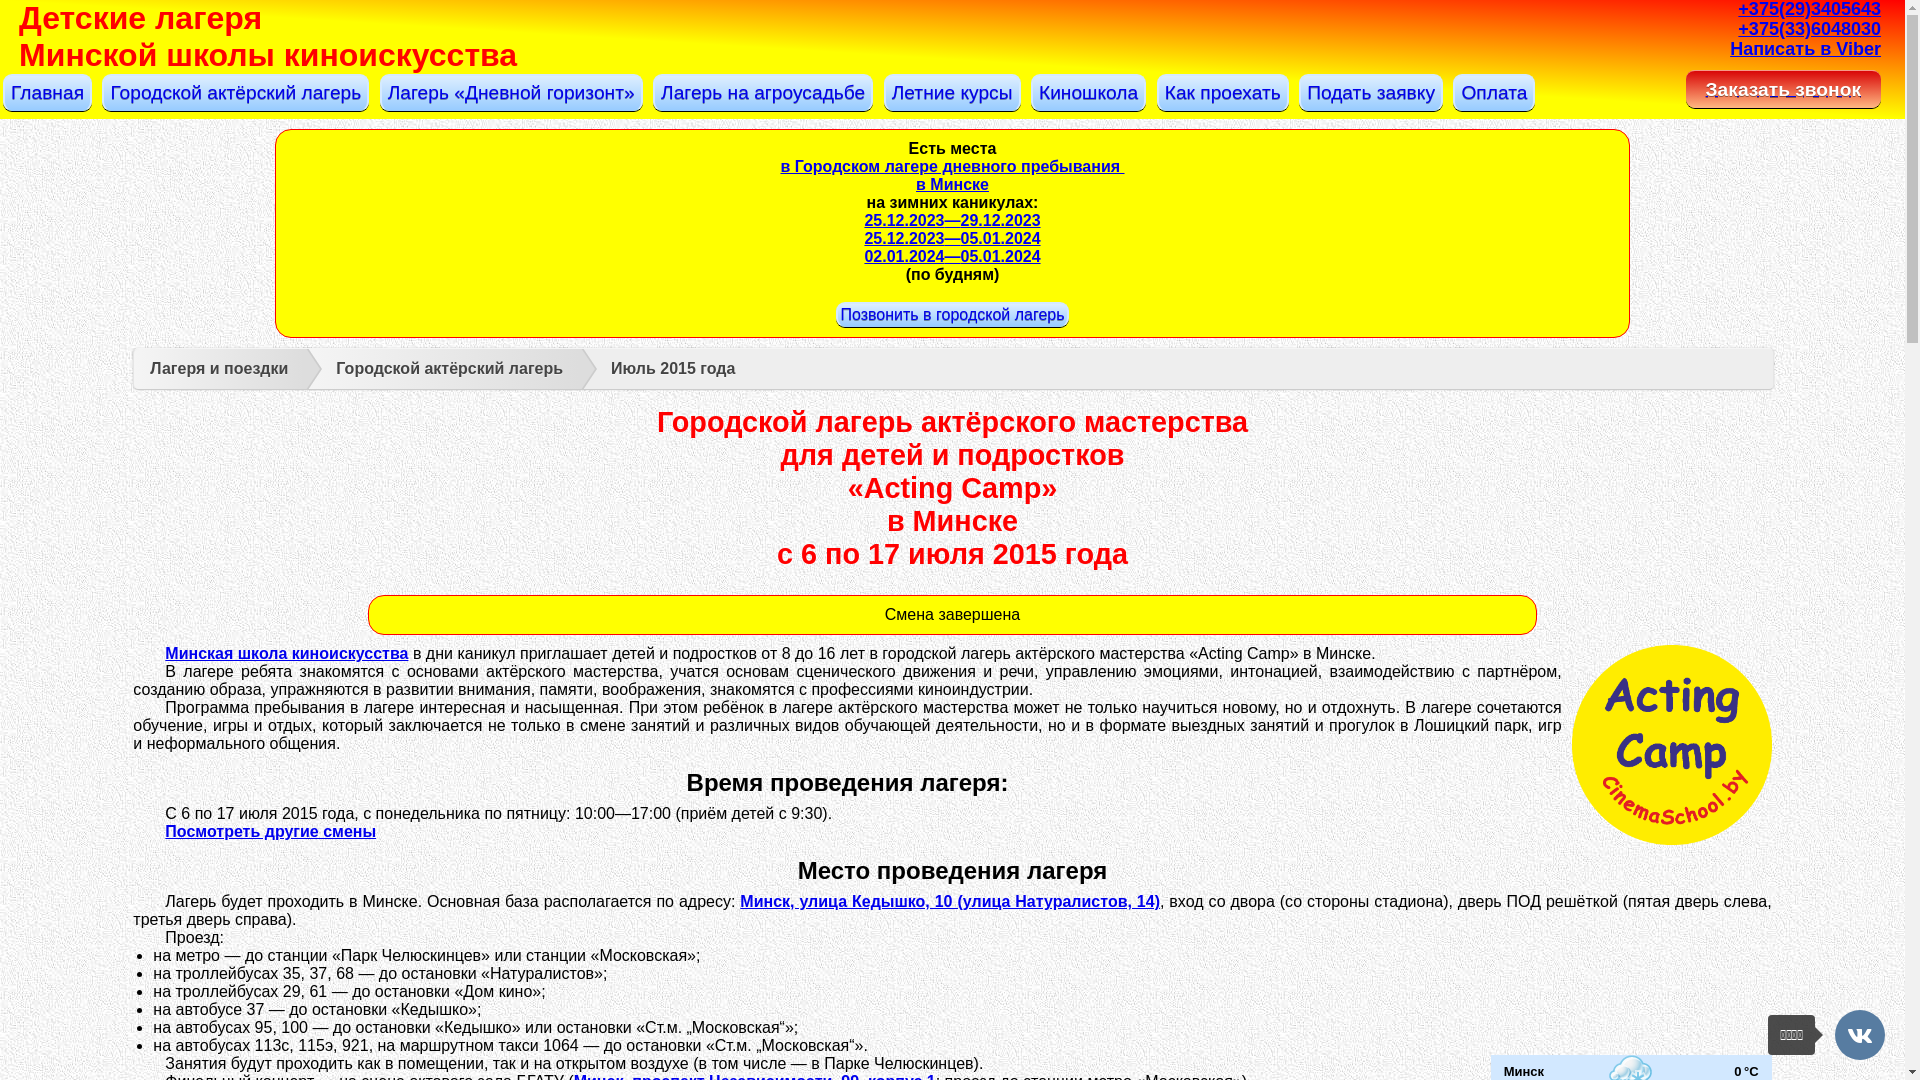 The image size is (1920, 1080). Describe the element at coordinates (1809, 29) in the screenshot. I see `'+375(33)6048030'` at that location.